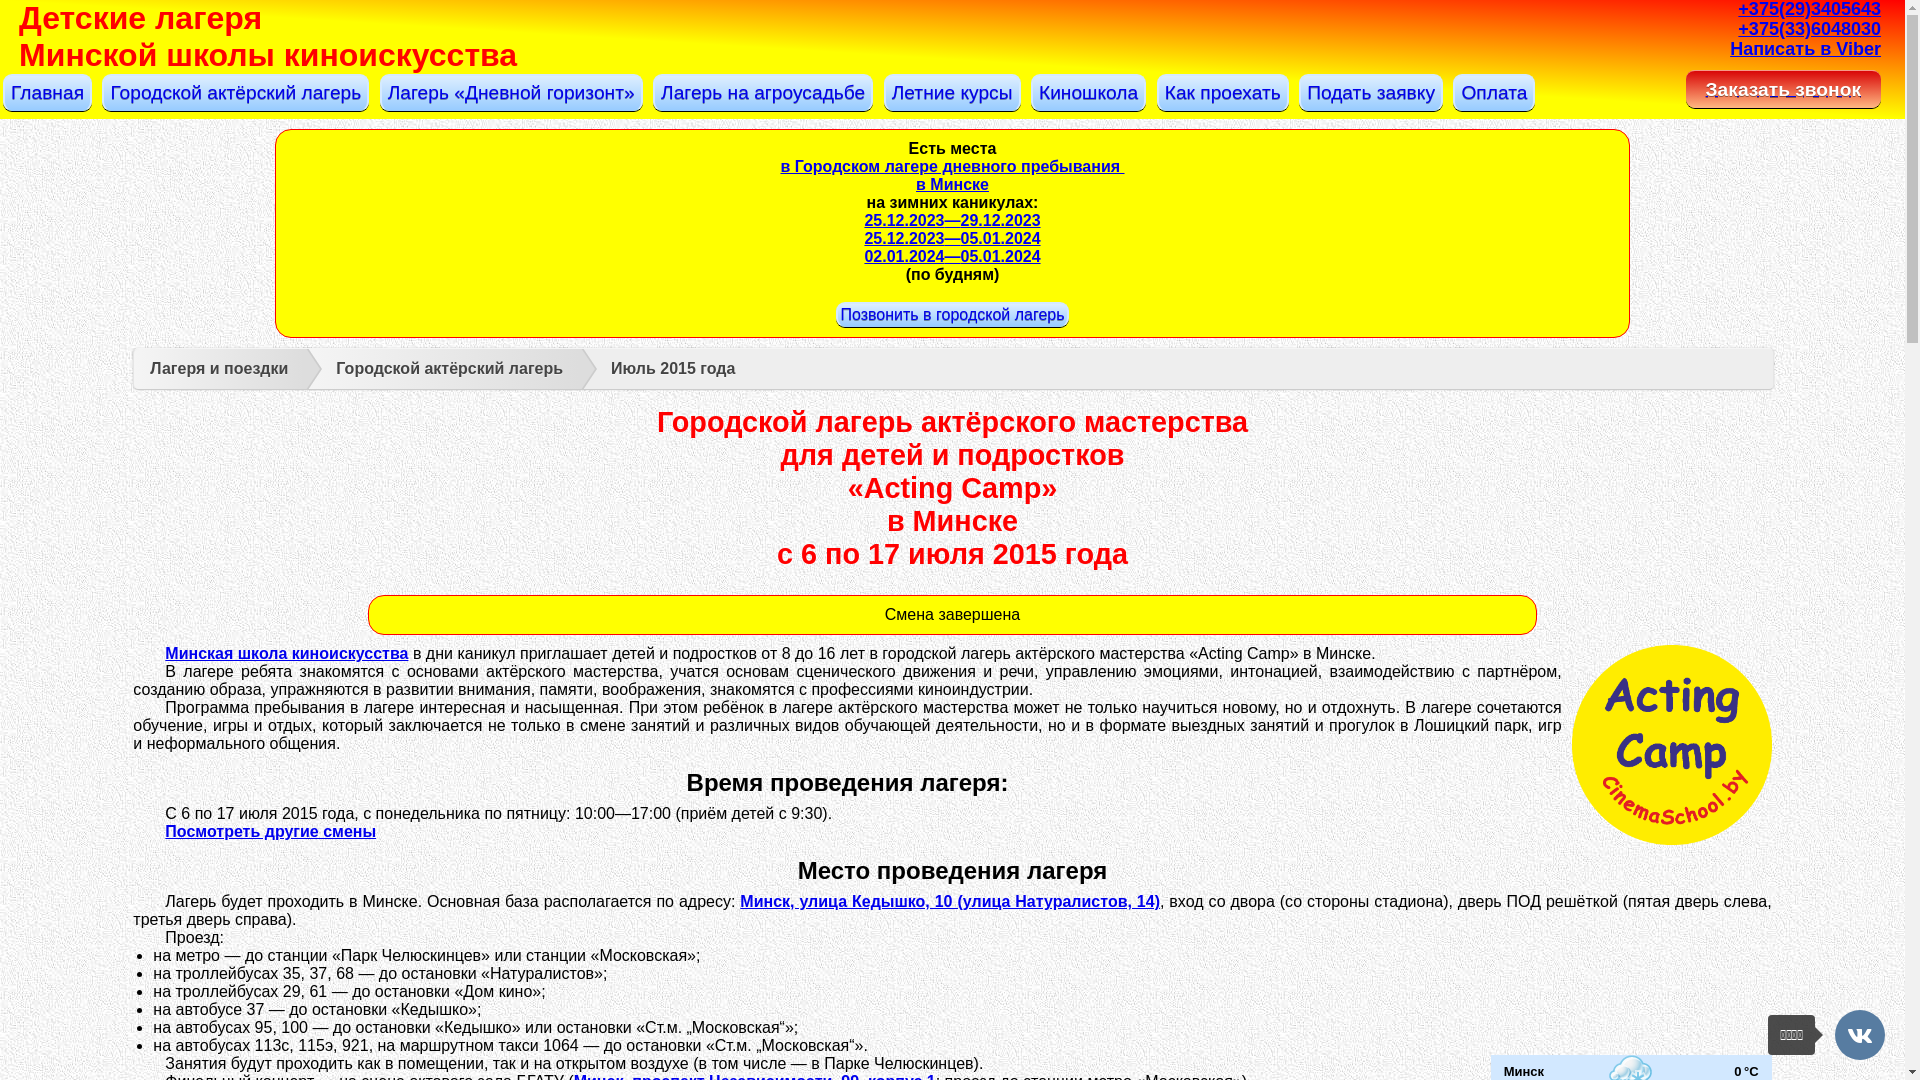 The image size is (1920, 1080). Describe the element at coordinates (1809, 29) in the screenshot. I see `'+375(33)6048030'` at that location.